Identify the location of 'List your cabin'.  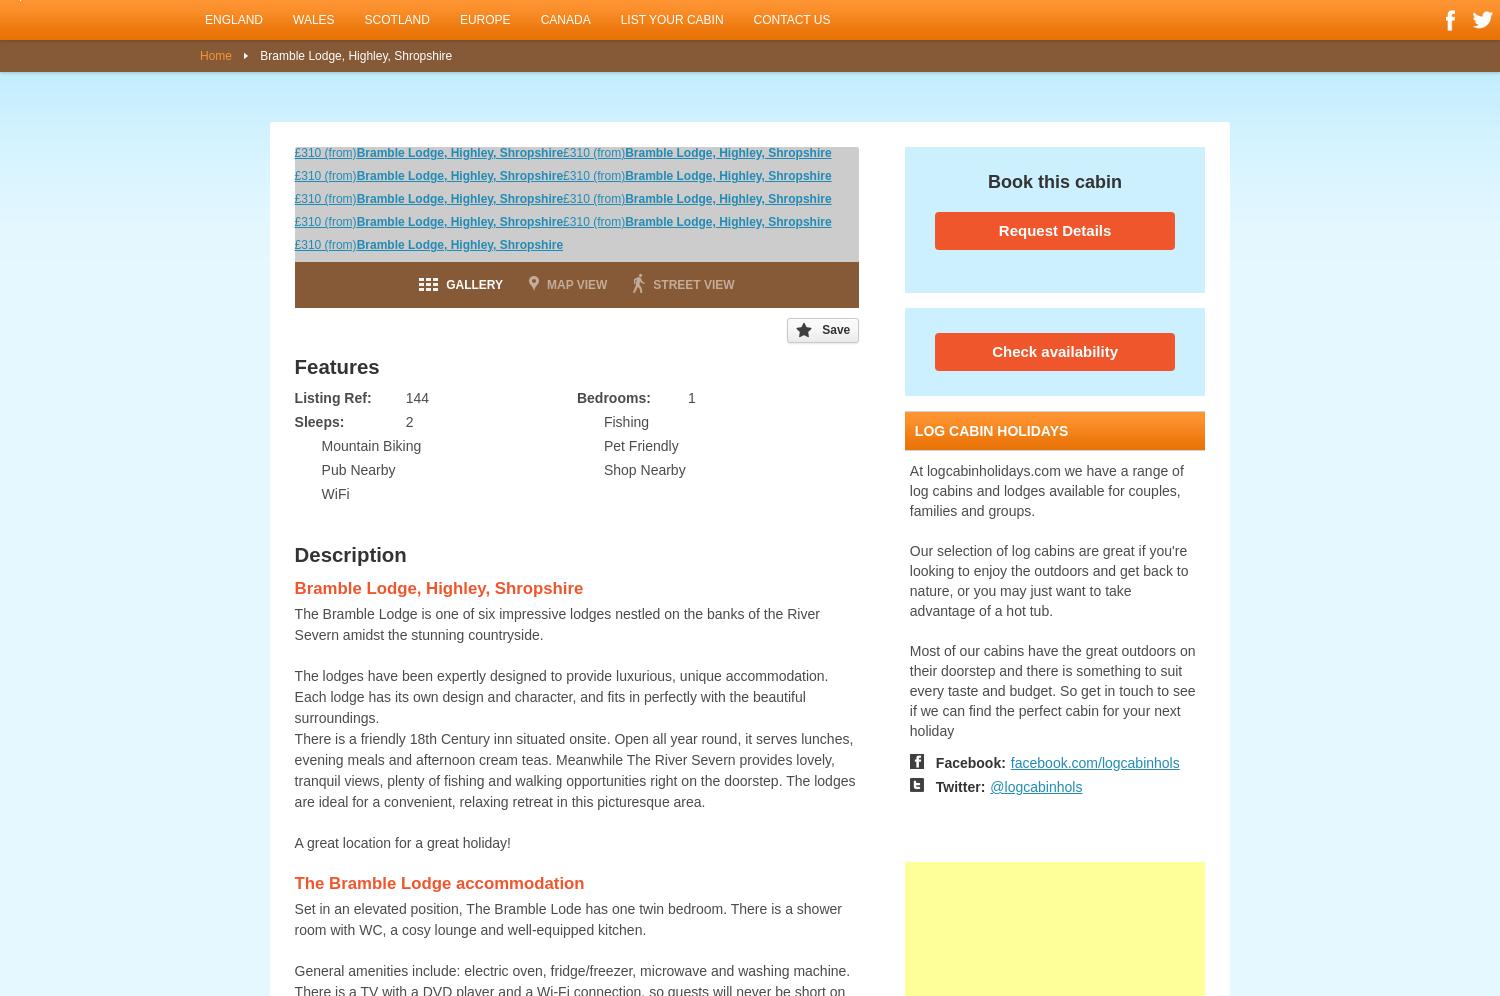
(671, 20).